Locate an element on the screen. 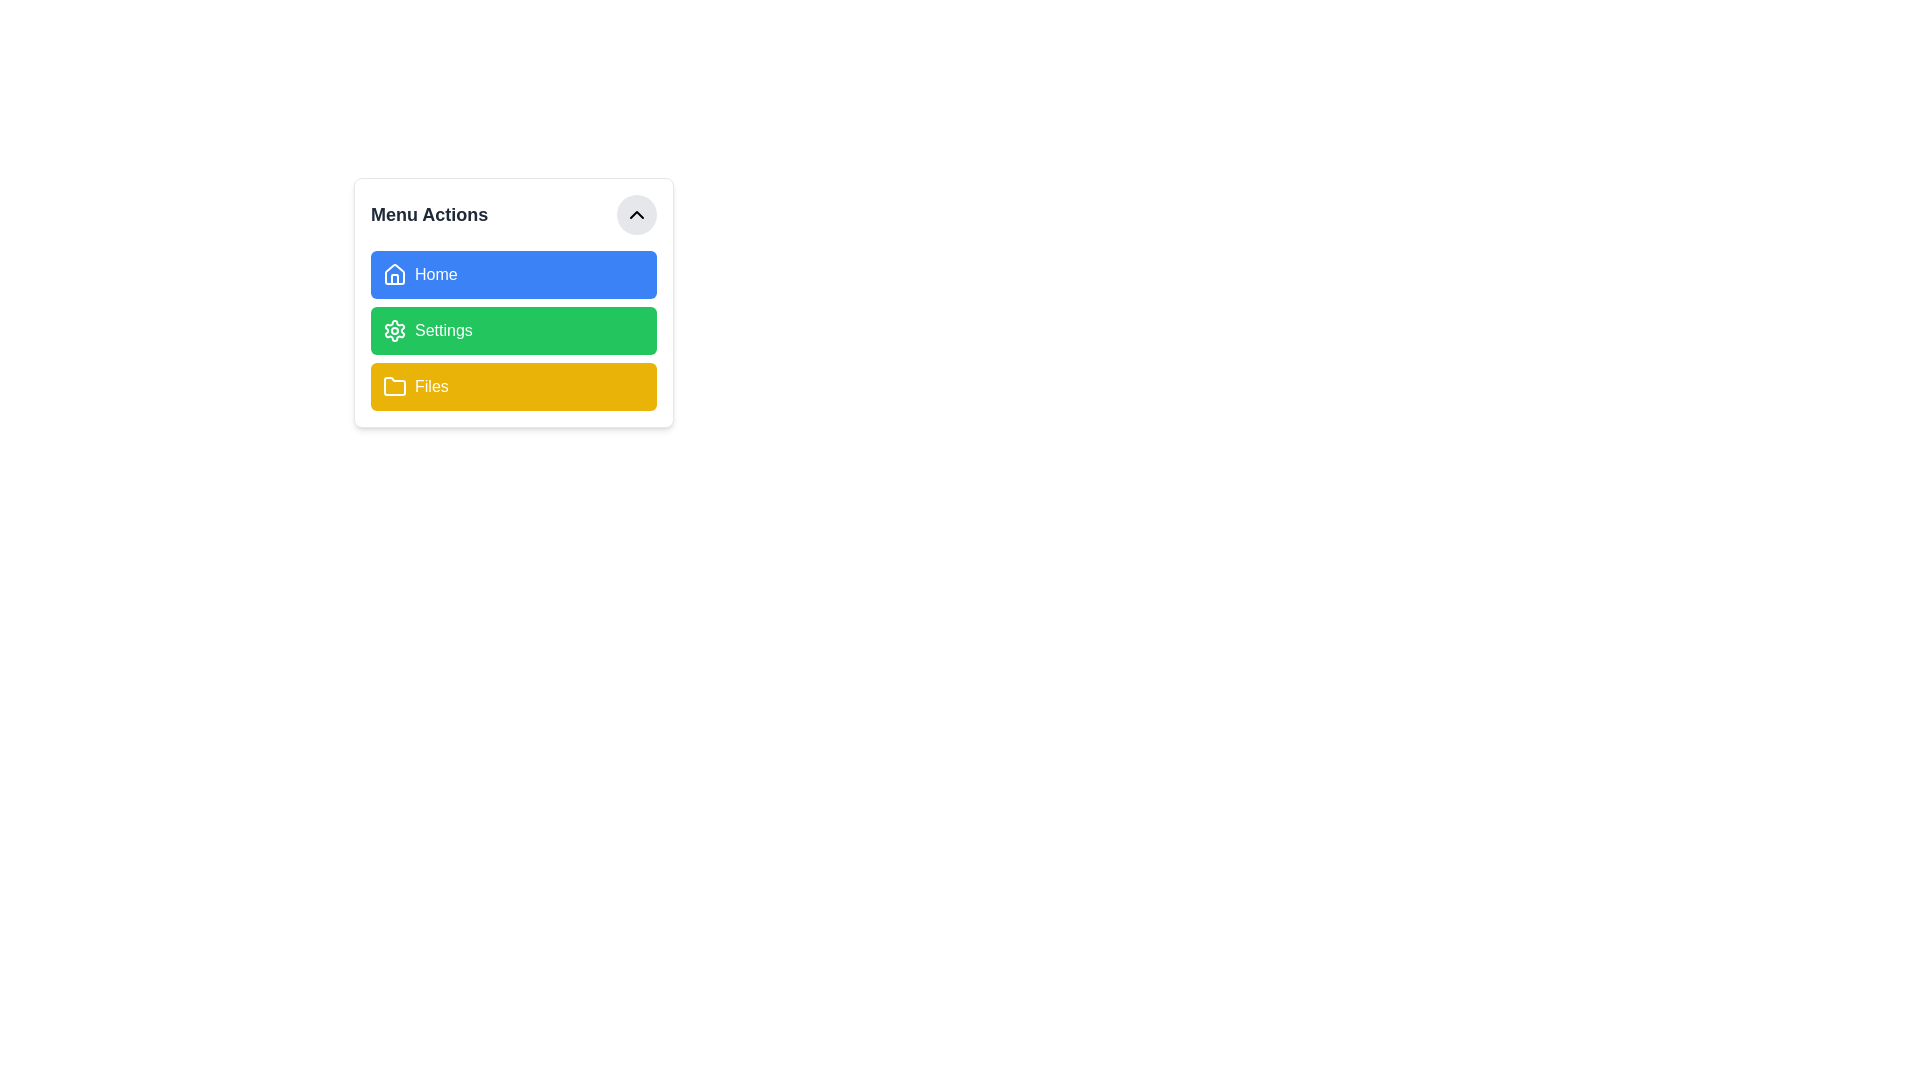  the 'Home' icon in the 'Menu Actions' list, which visually represents the 'Home' action is located at coordinates (394, 273).